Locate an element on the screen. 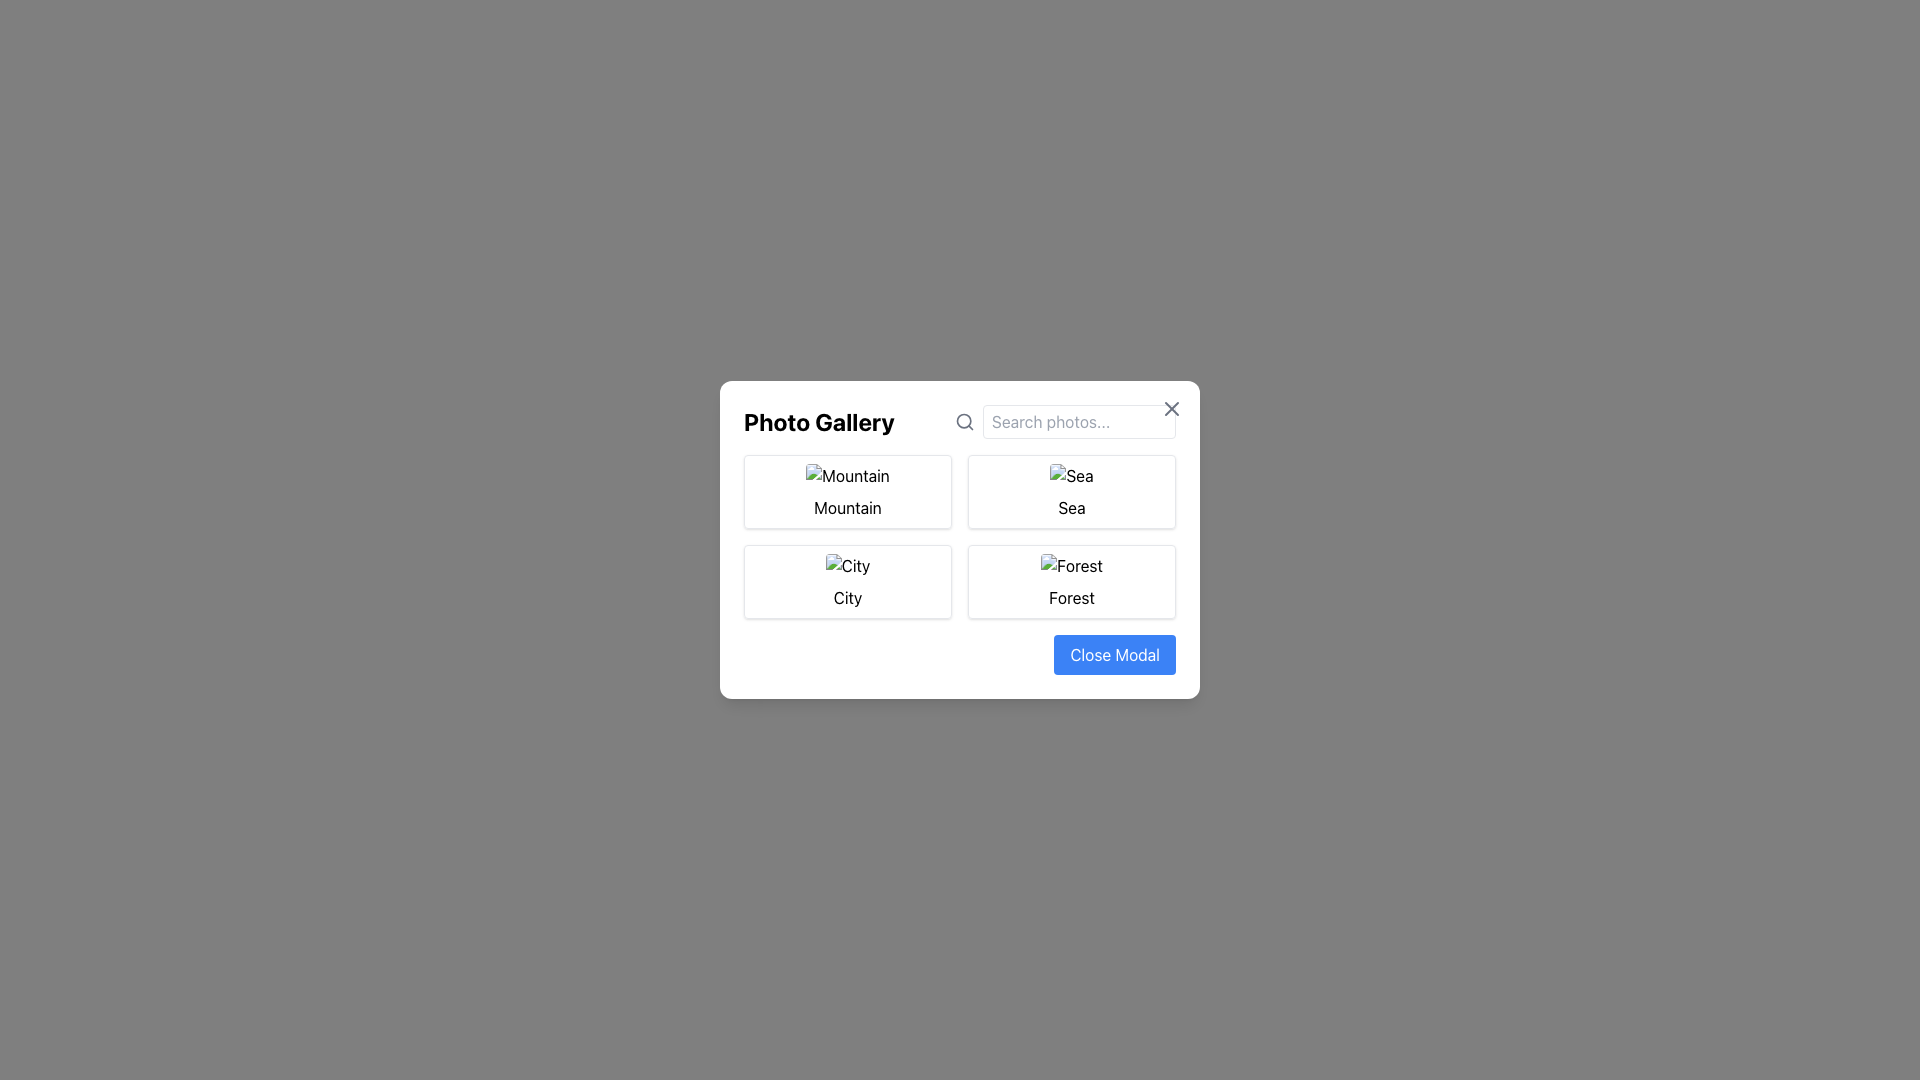  text label that reads 'Mountain', which is located in the first column, first row of the grid layout below the image placeholder in the 'Photo Gallery' modal window is located at coordinates (848, 507).